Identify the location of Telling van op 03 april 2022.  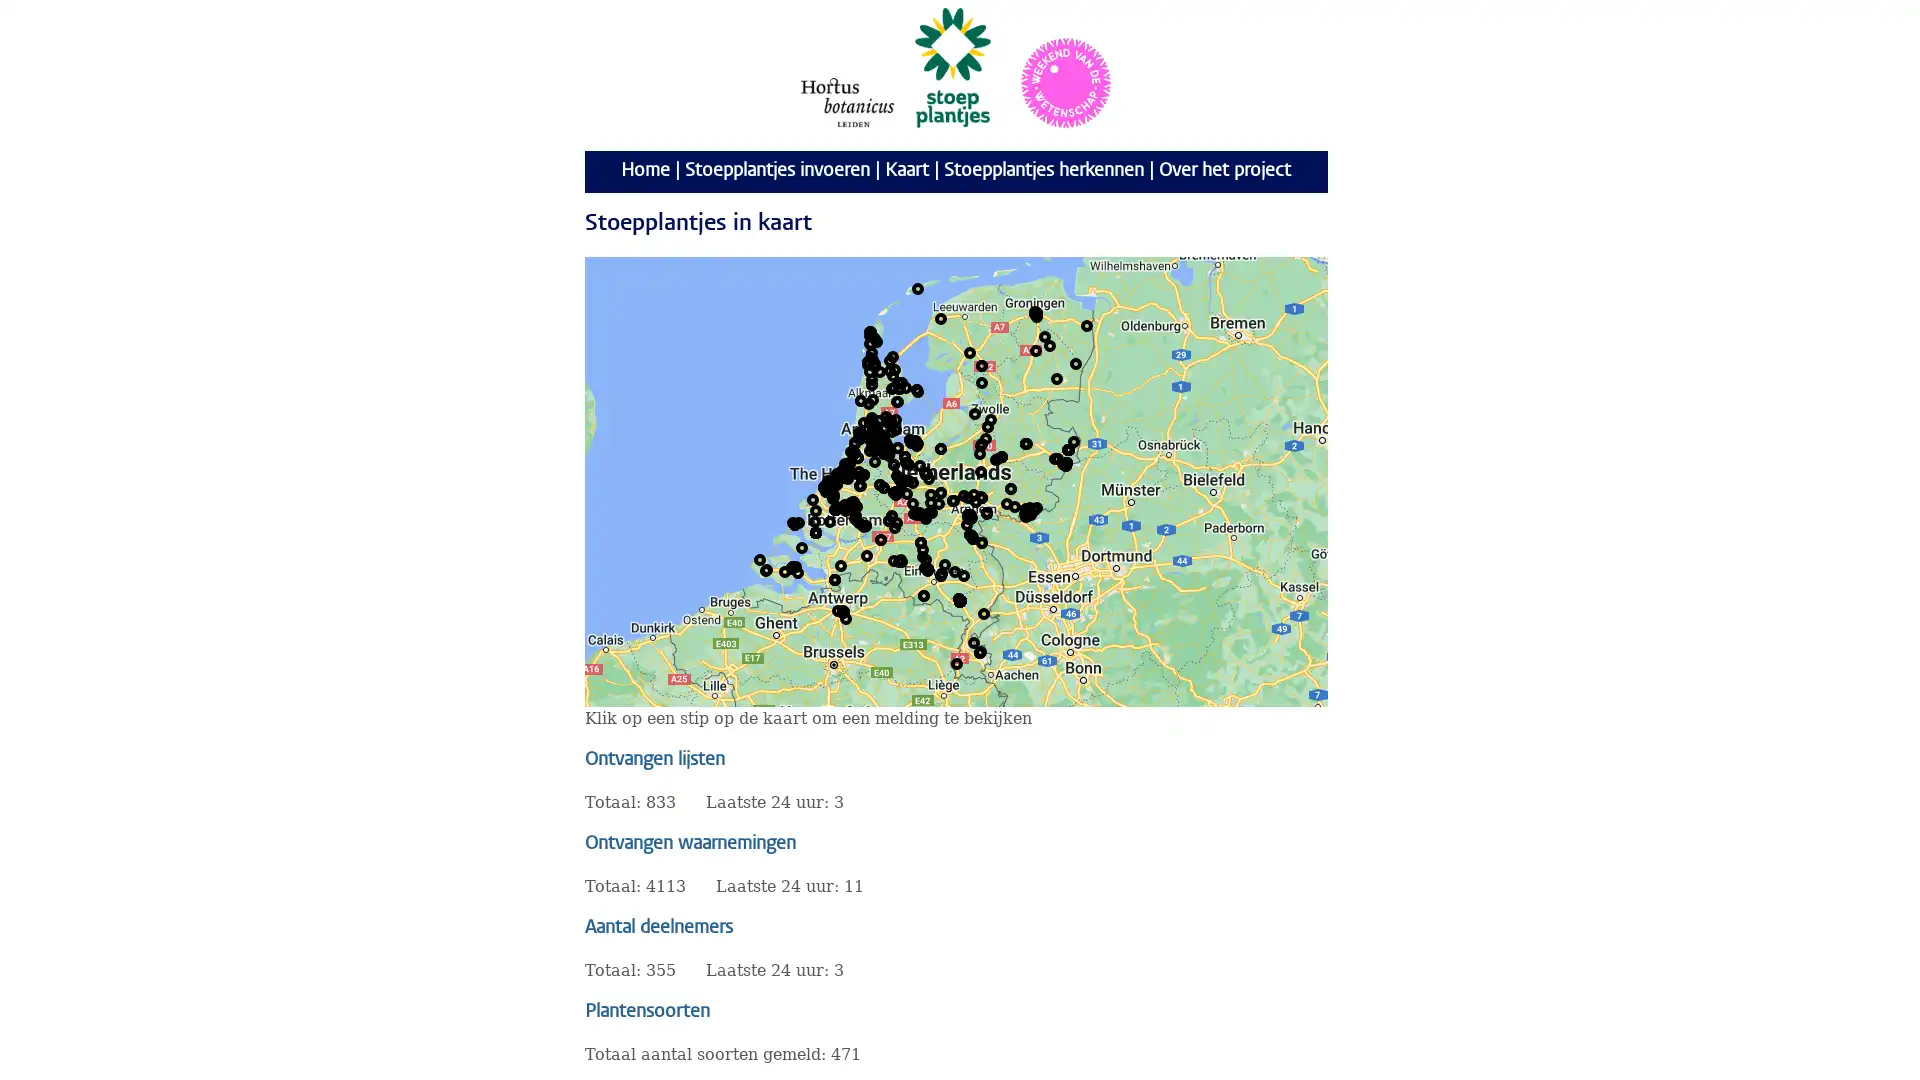
(895, 418).